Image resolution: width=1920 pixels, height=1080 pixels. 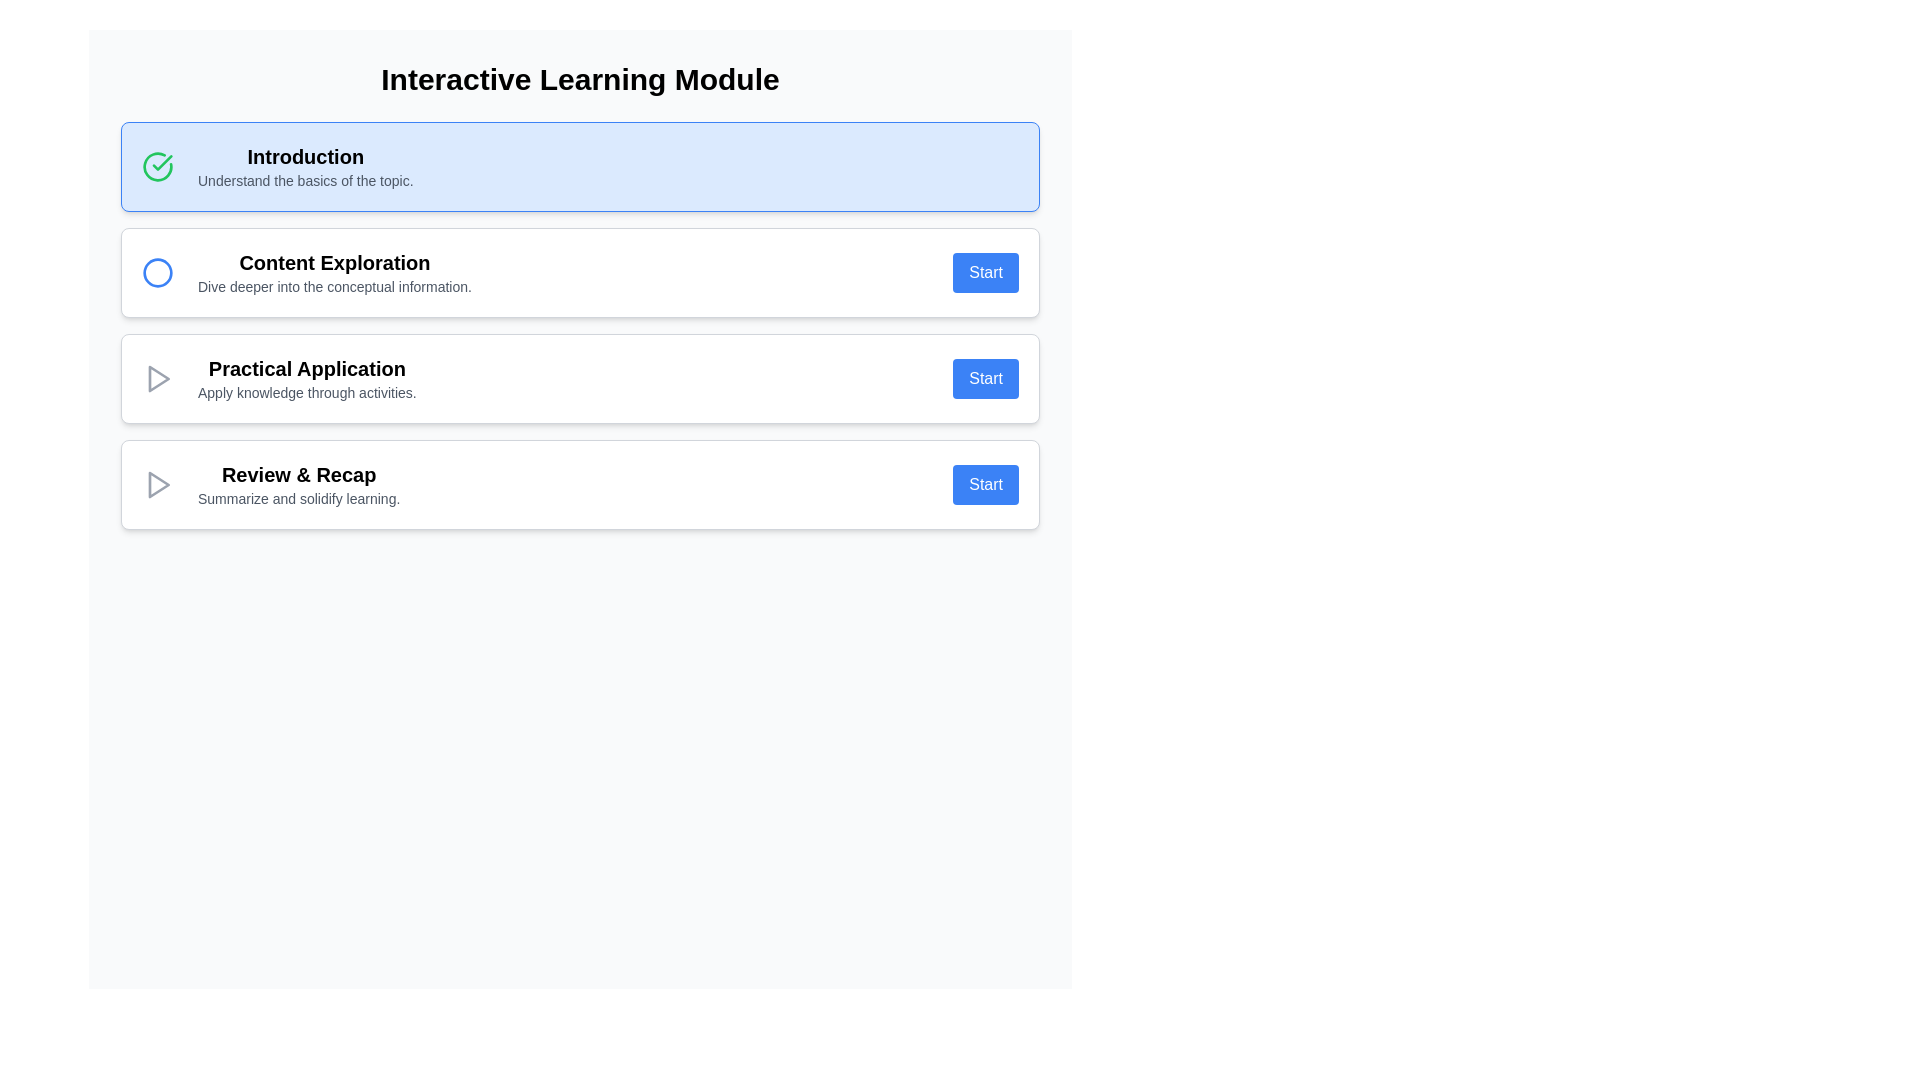 I want to click on the Play Icon located in the 'Practical Application' section to initiate action, so click(x=157, y=378).